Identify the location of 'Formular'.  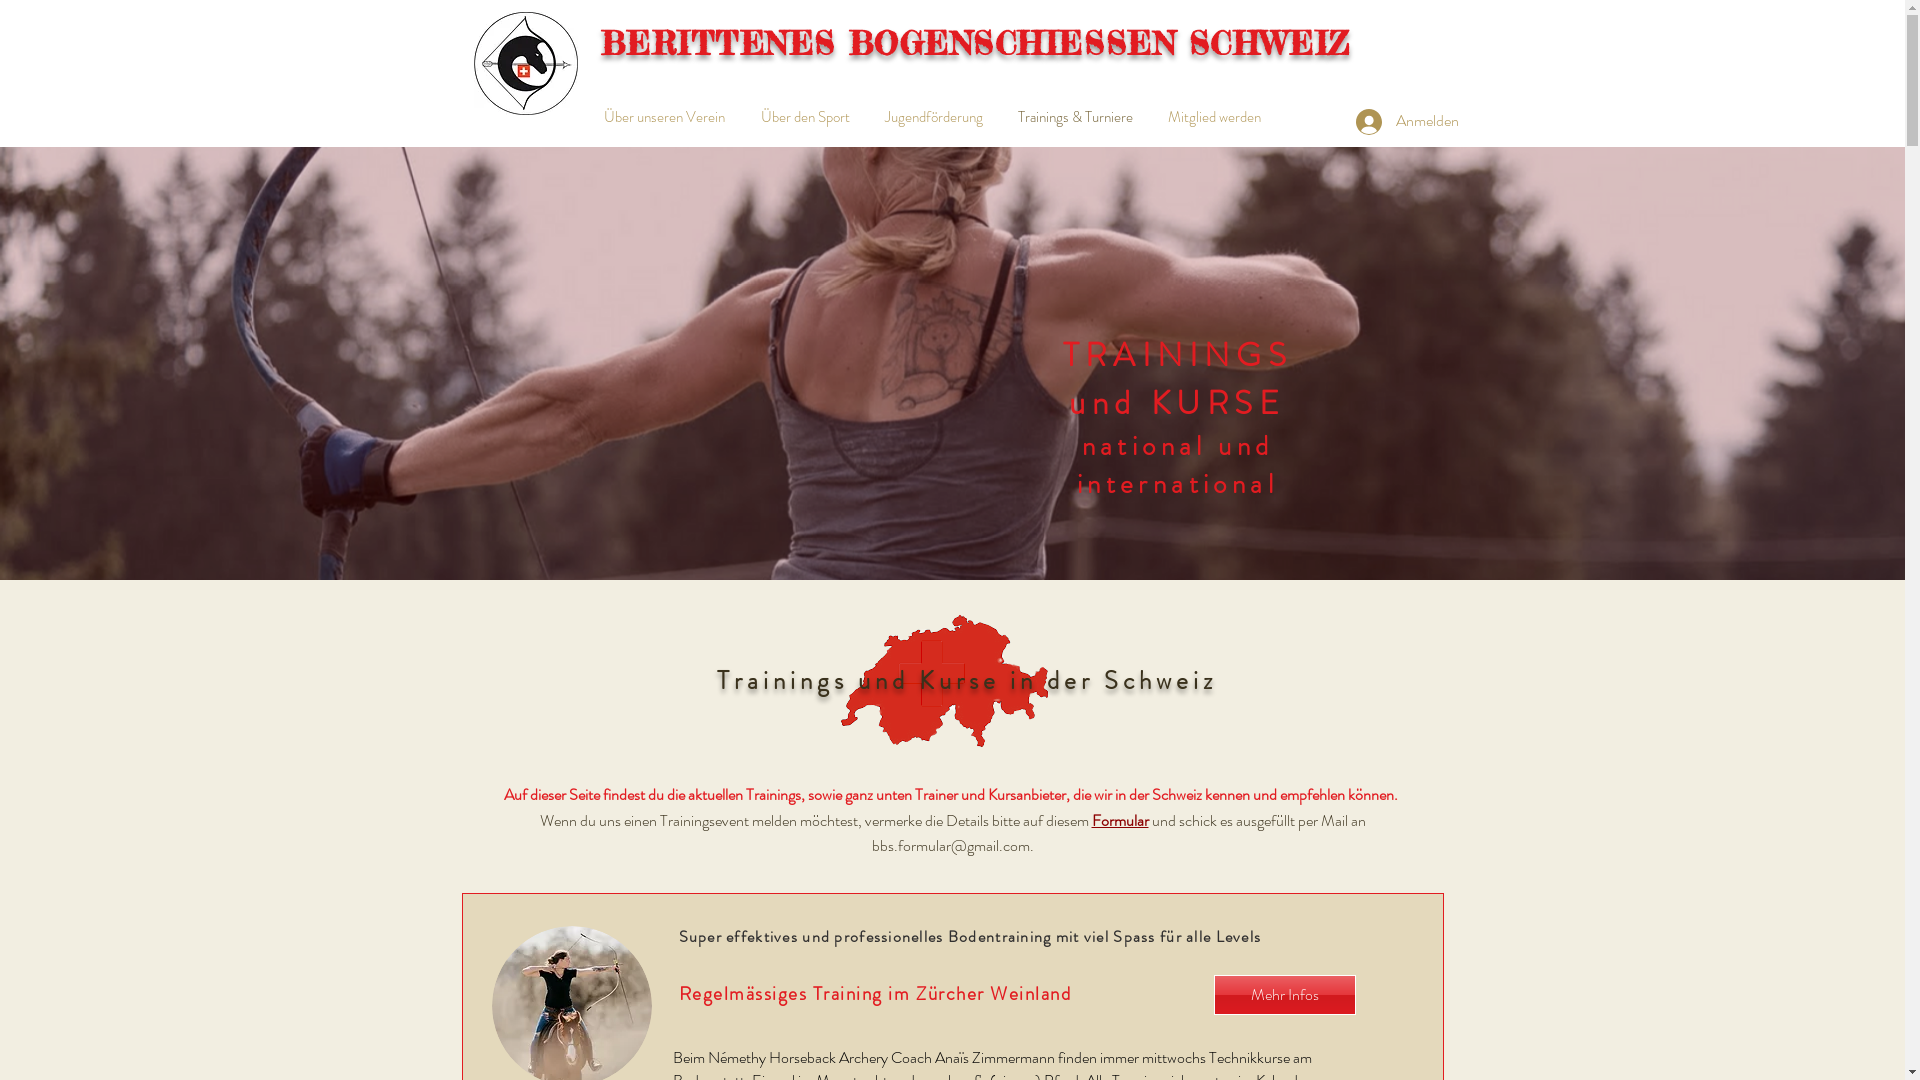
(1120, 820).